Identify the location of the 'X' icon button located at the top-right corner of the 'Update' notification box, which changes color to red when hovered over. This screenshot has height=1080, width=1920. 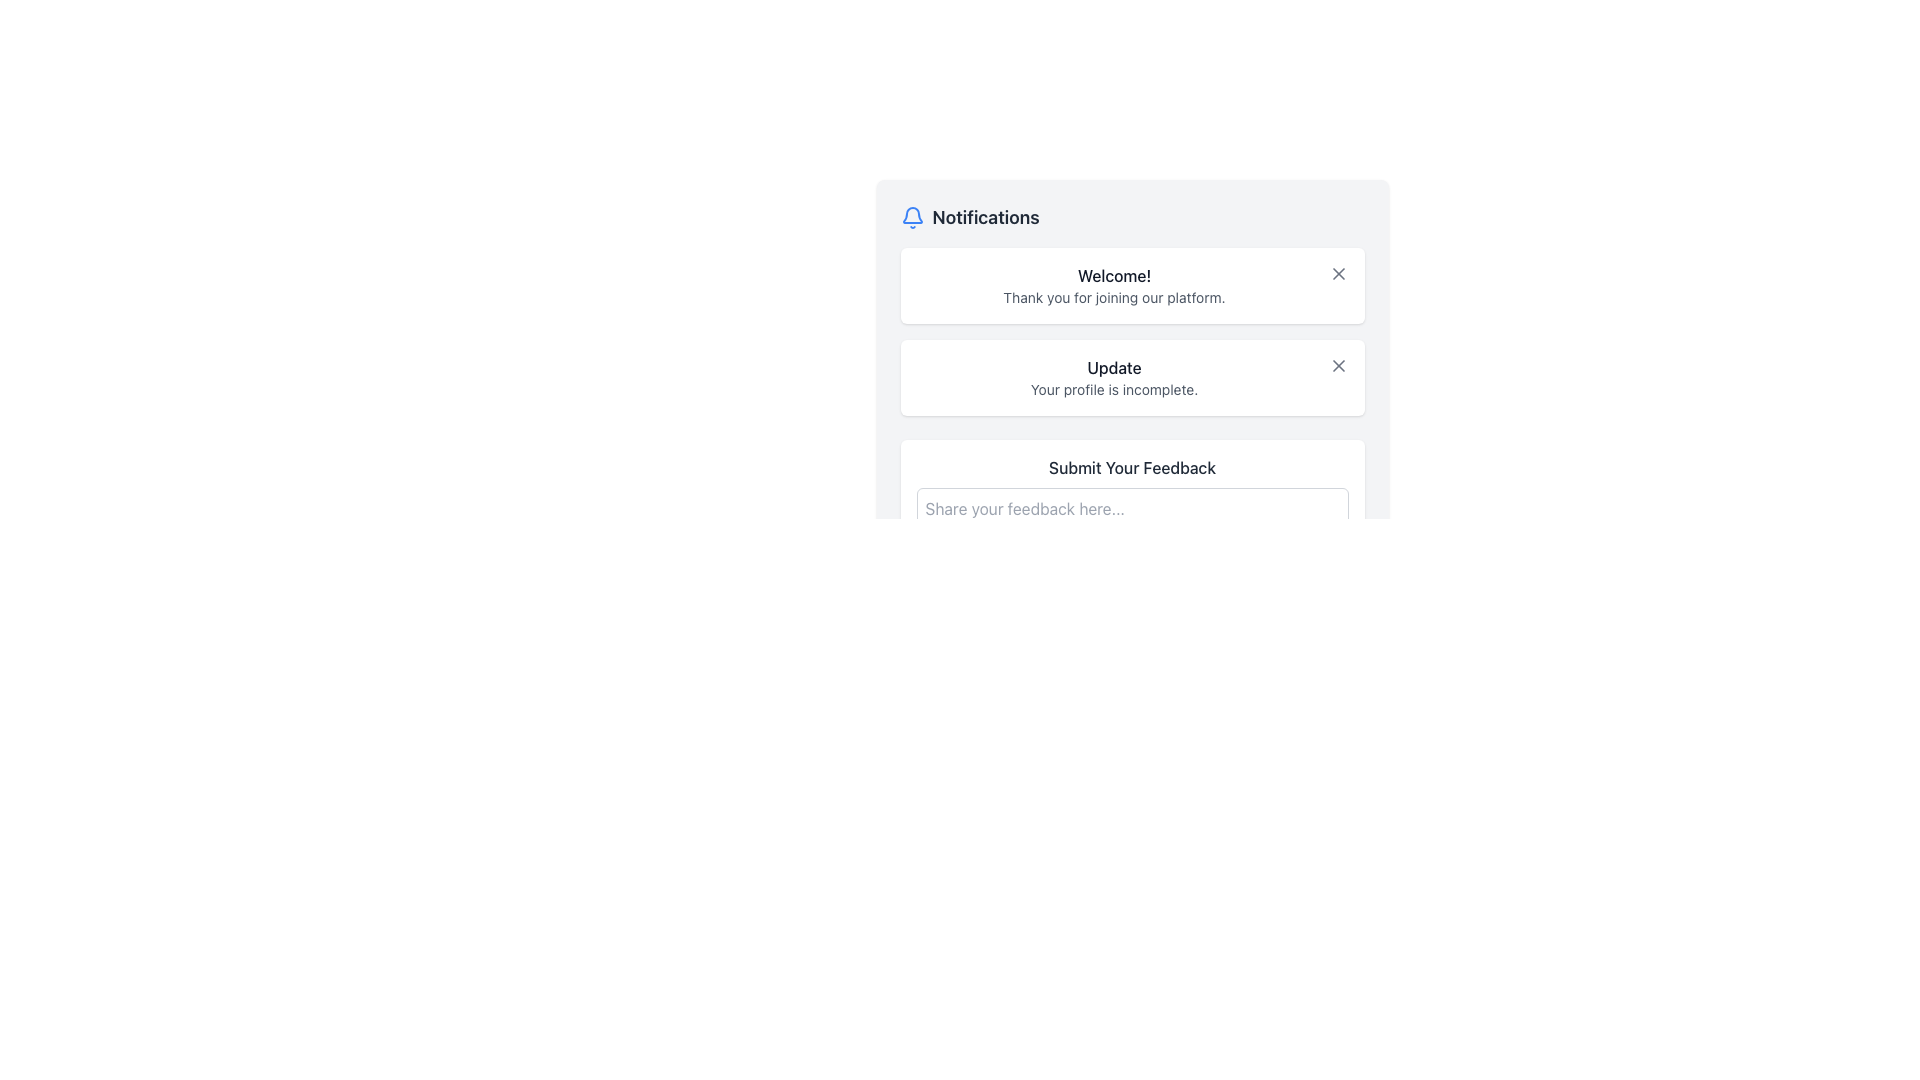
(1338, 366).